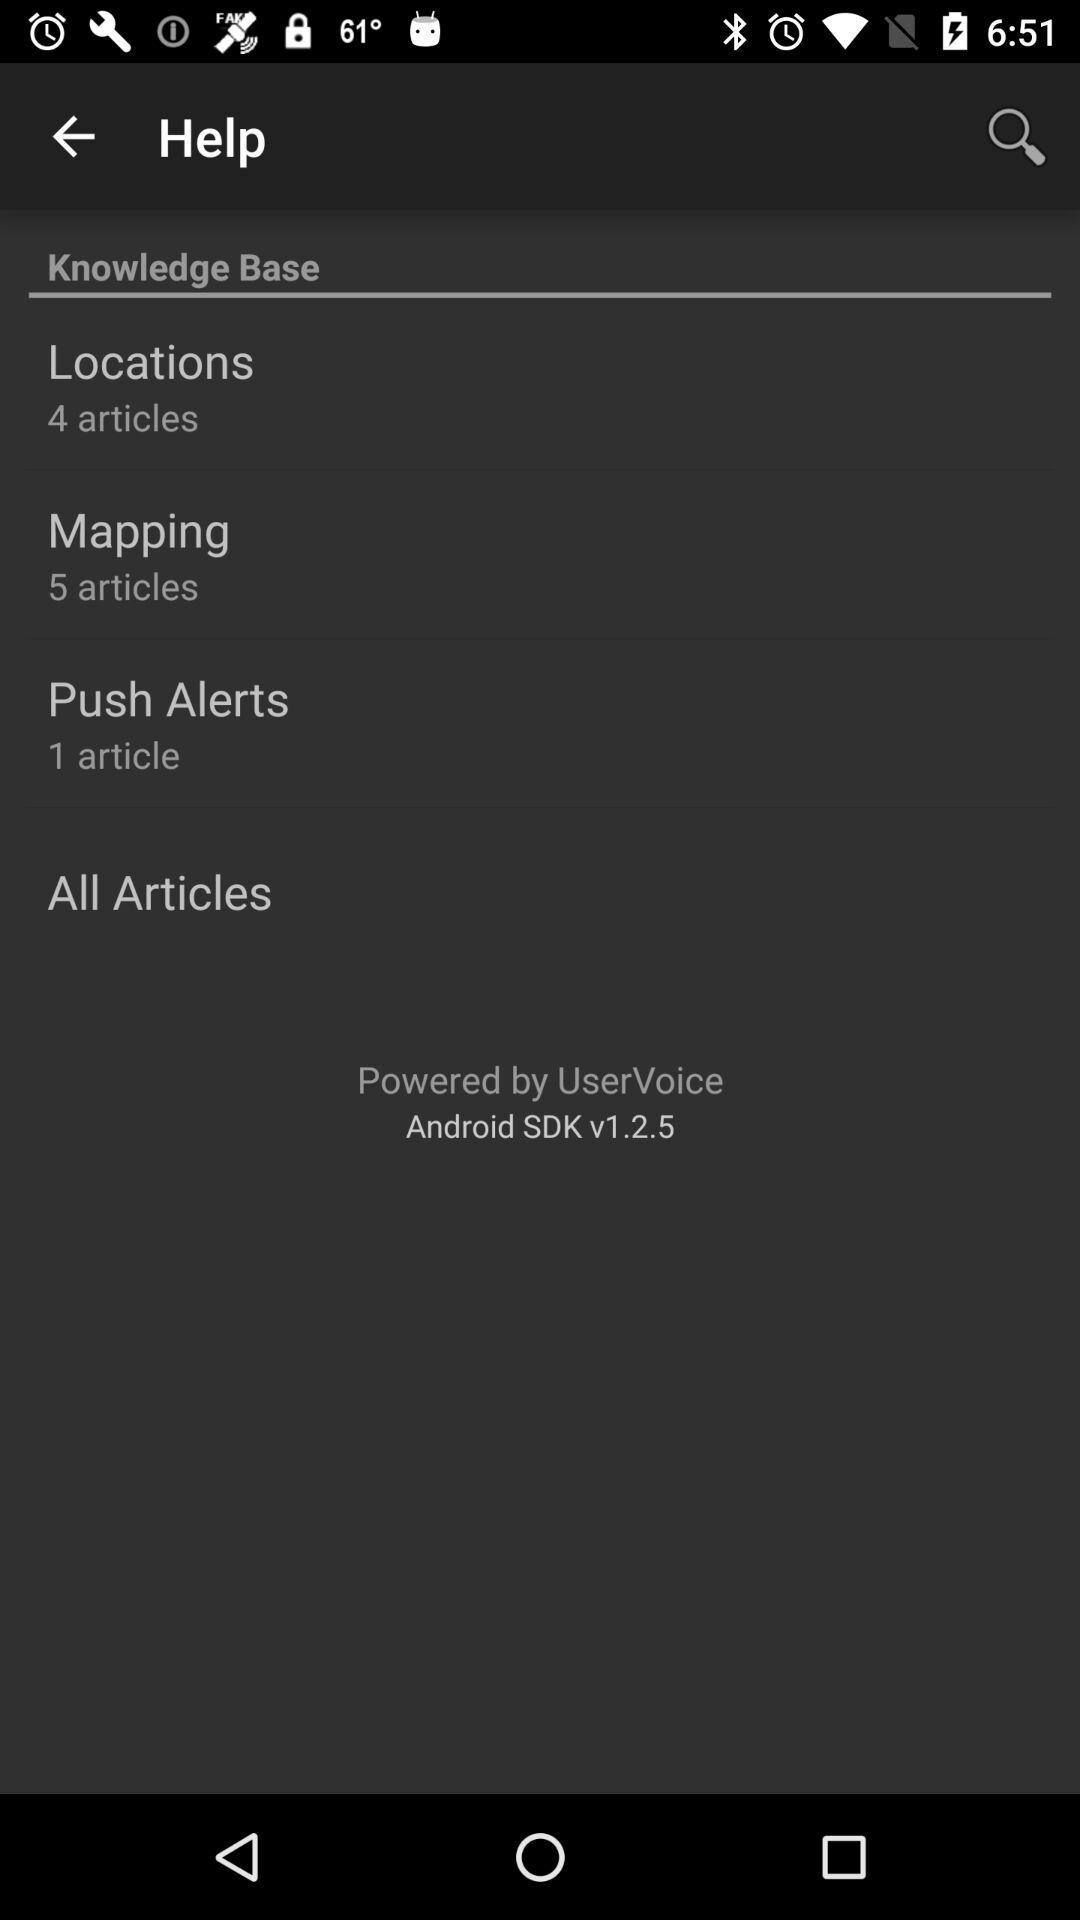 The height and width of the screenshot is (1920, 1080). Describe the element at coordinates (540, 1125) in the screenshot. I see `item below the powered by uservoice item` at that location.